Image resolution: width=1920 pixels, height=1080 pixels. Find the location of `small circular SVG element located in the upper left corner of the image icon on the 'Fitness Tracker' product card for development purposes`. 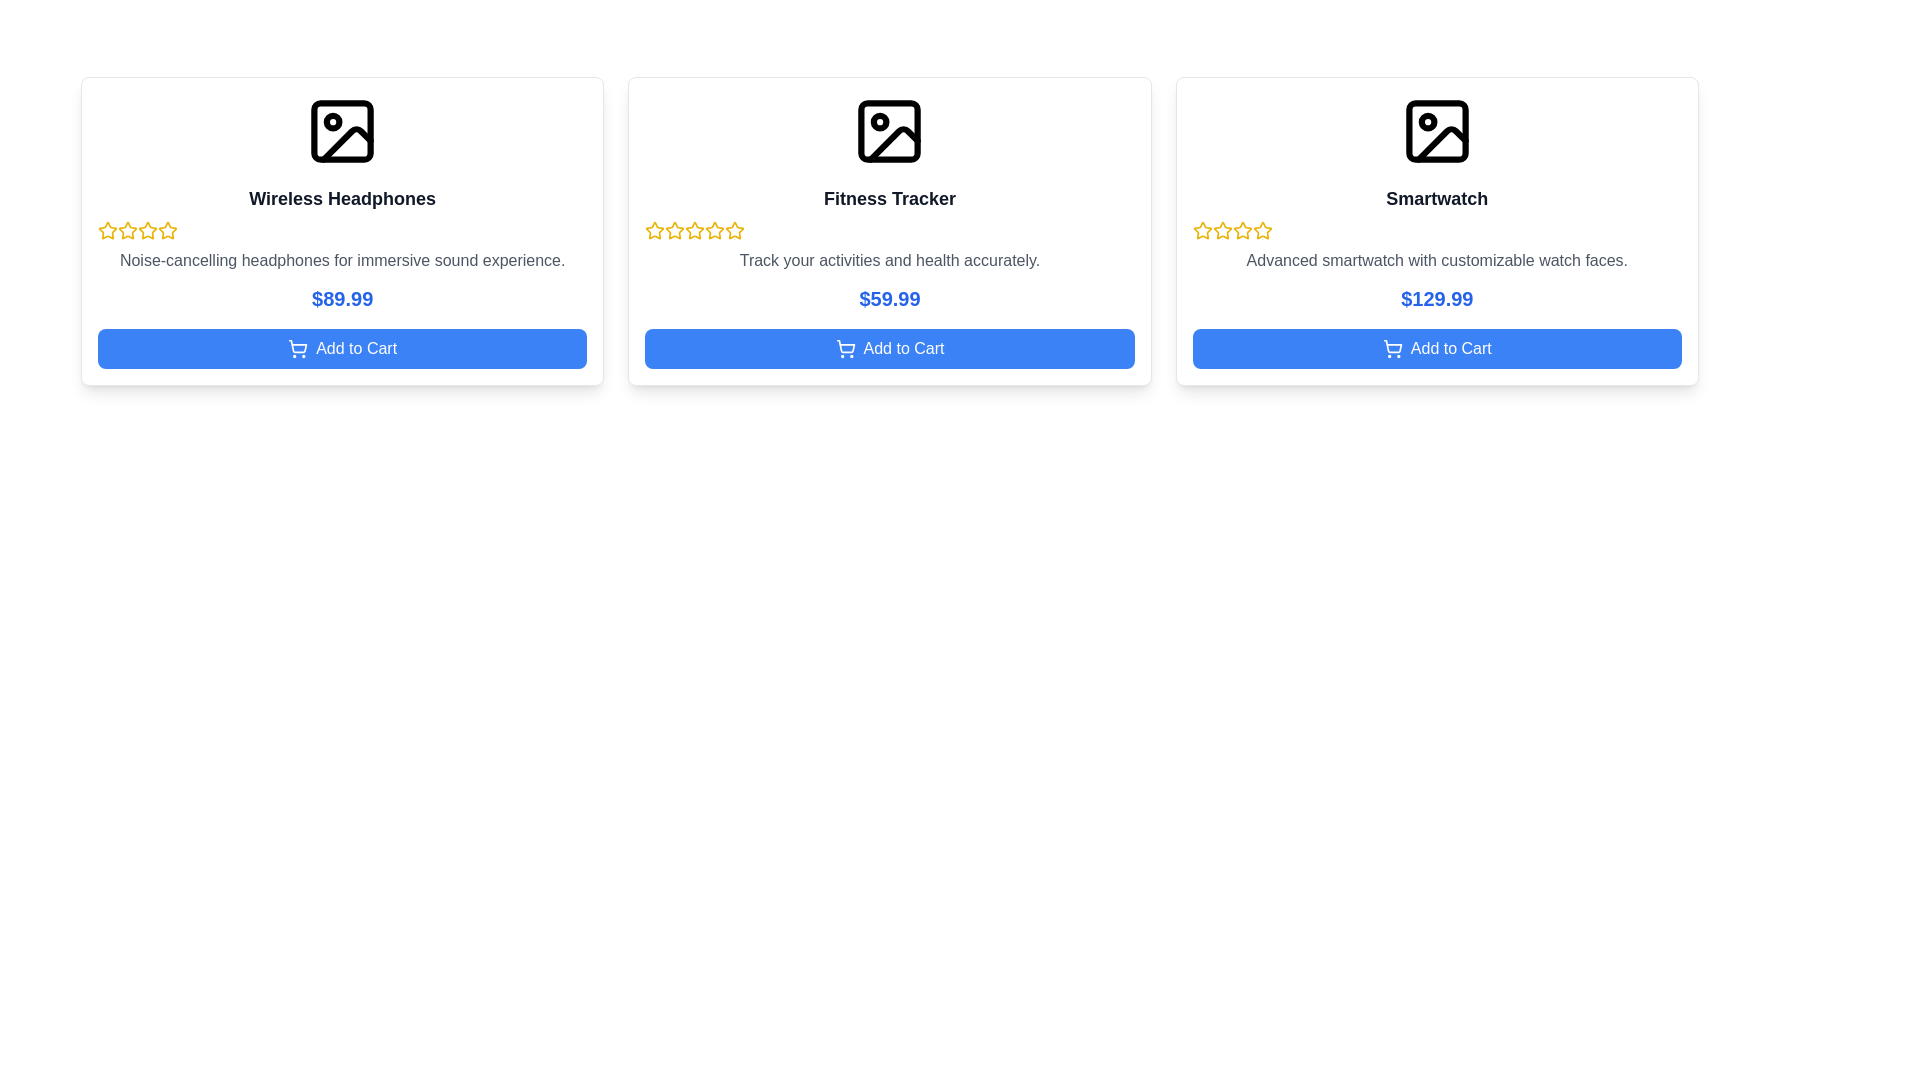

small circular SVG element located in the upper left corner of the image icon on the 'Fitness Tracker' product card for development purposes is located at coordinates (880, 122).